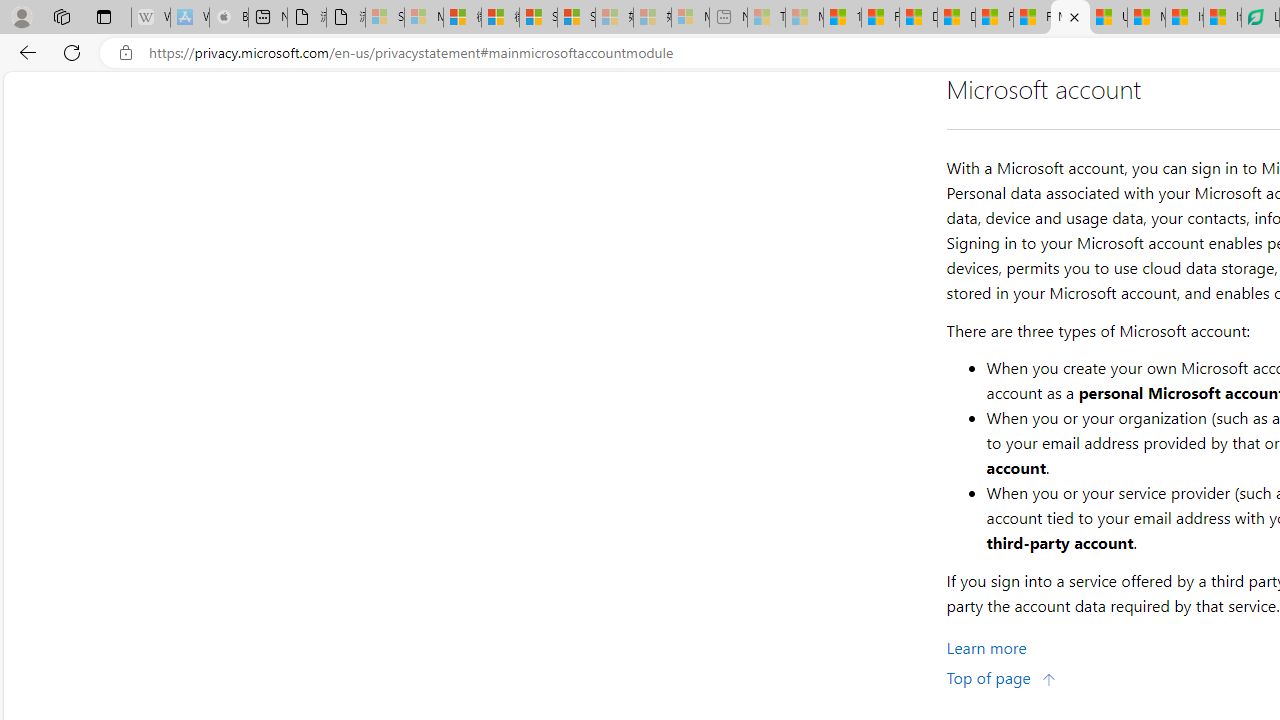 This screenshot has width=1280, height=720. Describe the element at coordinates (880, 17) in the screenshot. I see `'Food and Drink - MSN'` at that location.